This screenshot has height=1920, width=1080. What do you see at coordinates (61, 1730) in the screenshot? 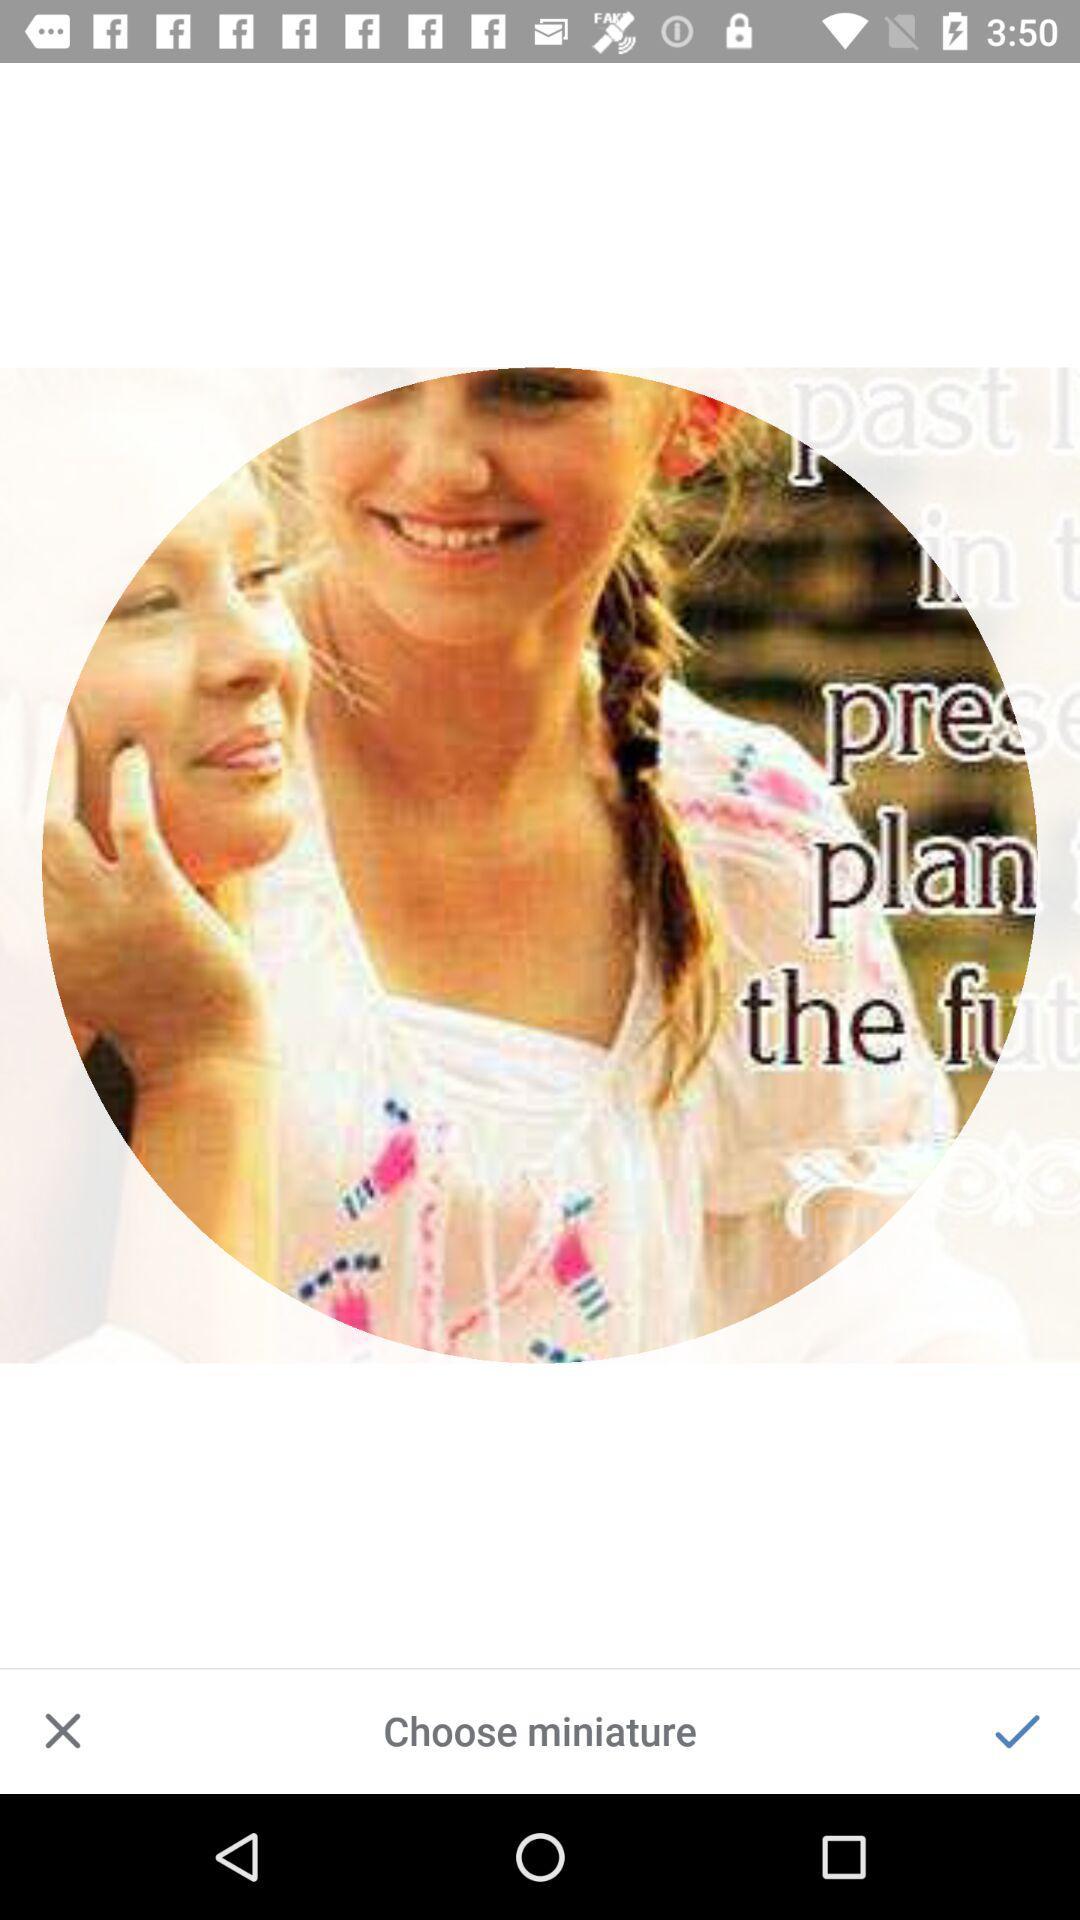
I see `item at the bottom left corner` at bounding box center [61, 1730].